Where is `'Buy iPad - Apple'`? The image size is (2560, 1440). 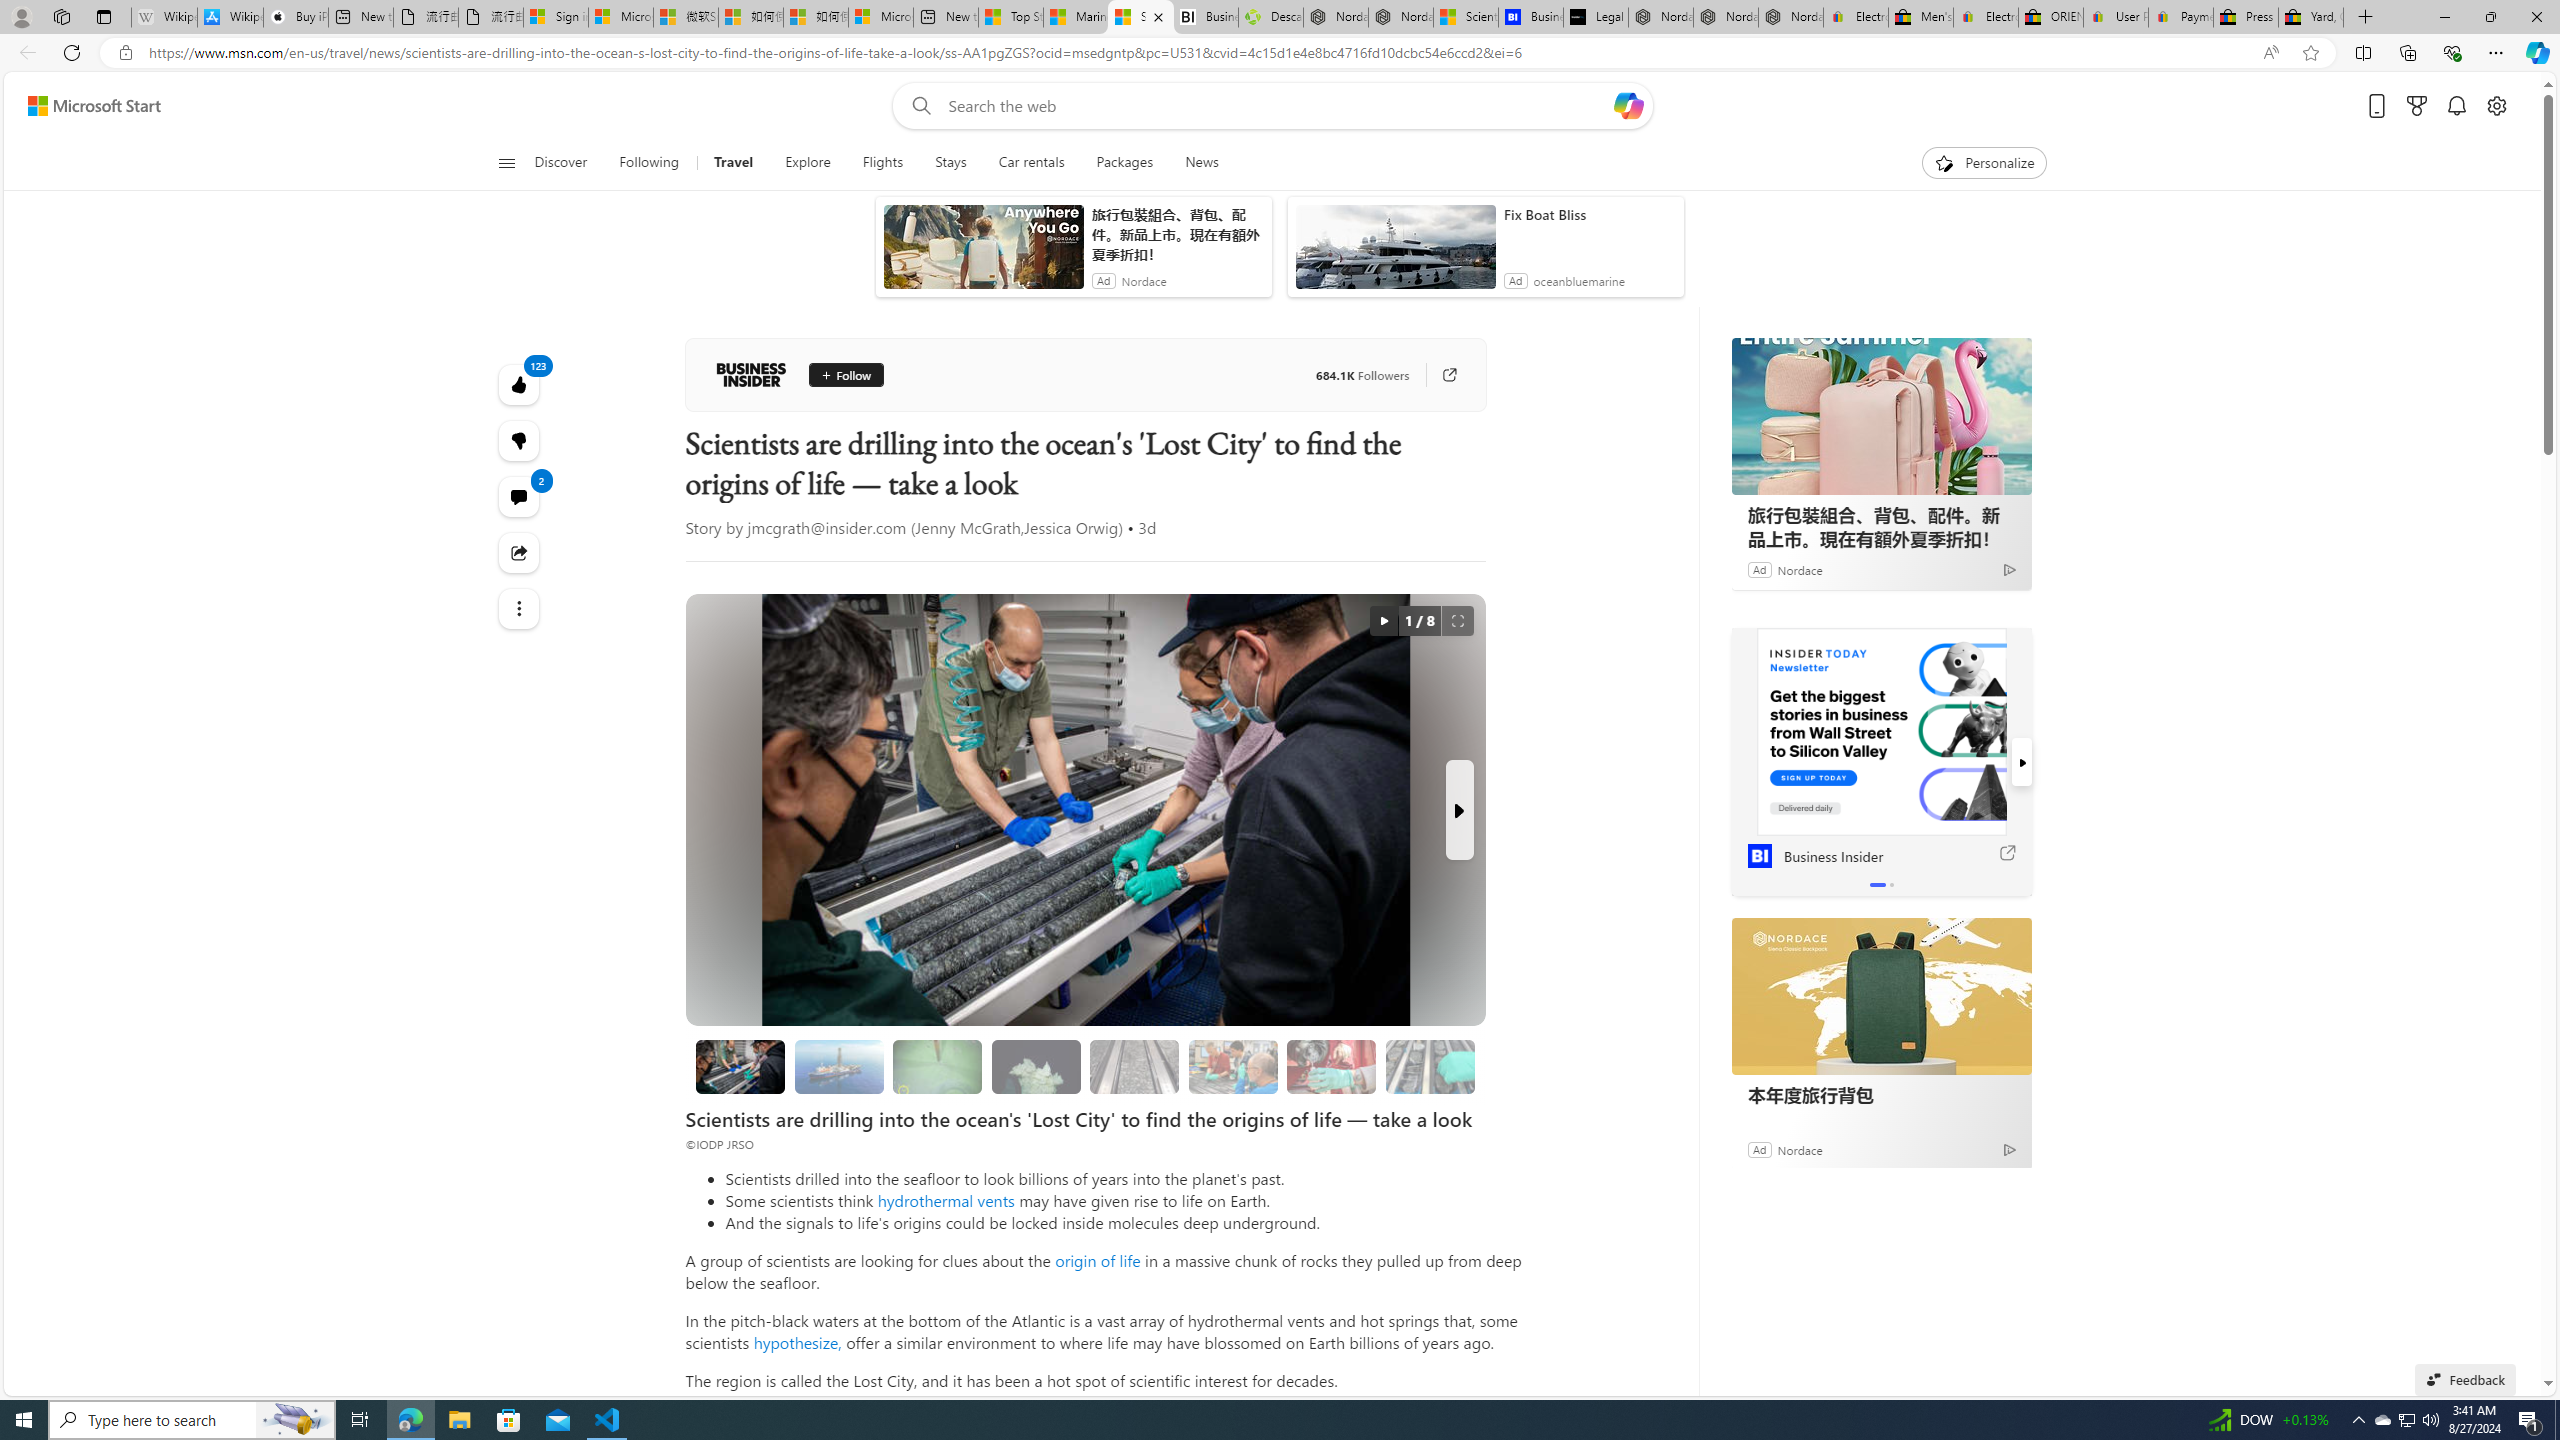
'Buy iPad - Apple' is located at coordinates (295, 16).